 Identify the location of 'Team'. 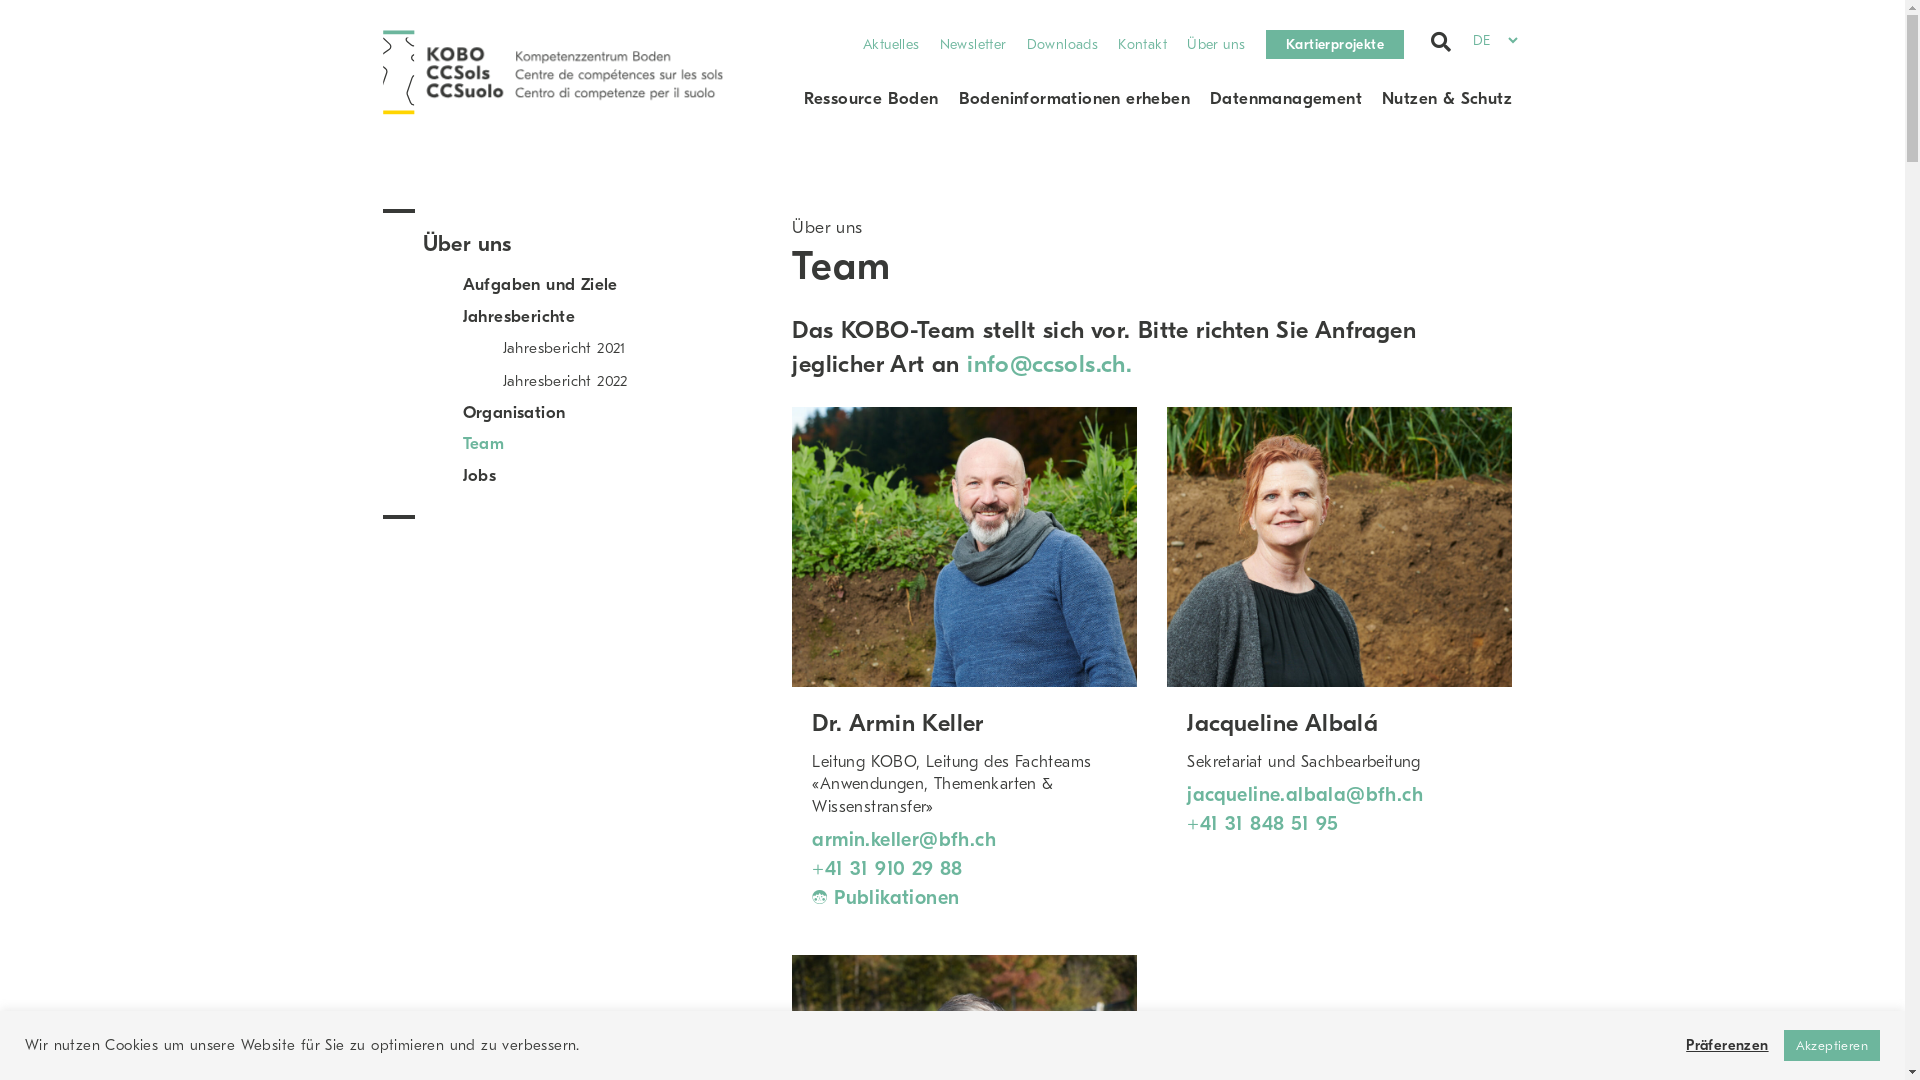
(483, 442).